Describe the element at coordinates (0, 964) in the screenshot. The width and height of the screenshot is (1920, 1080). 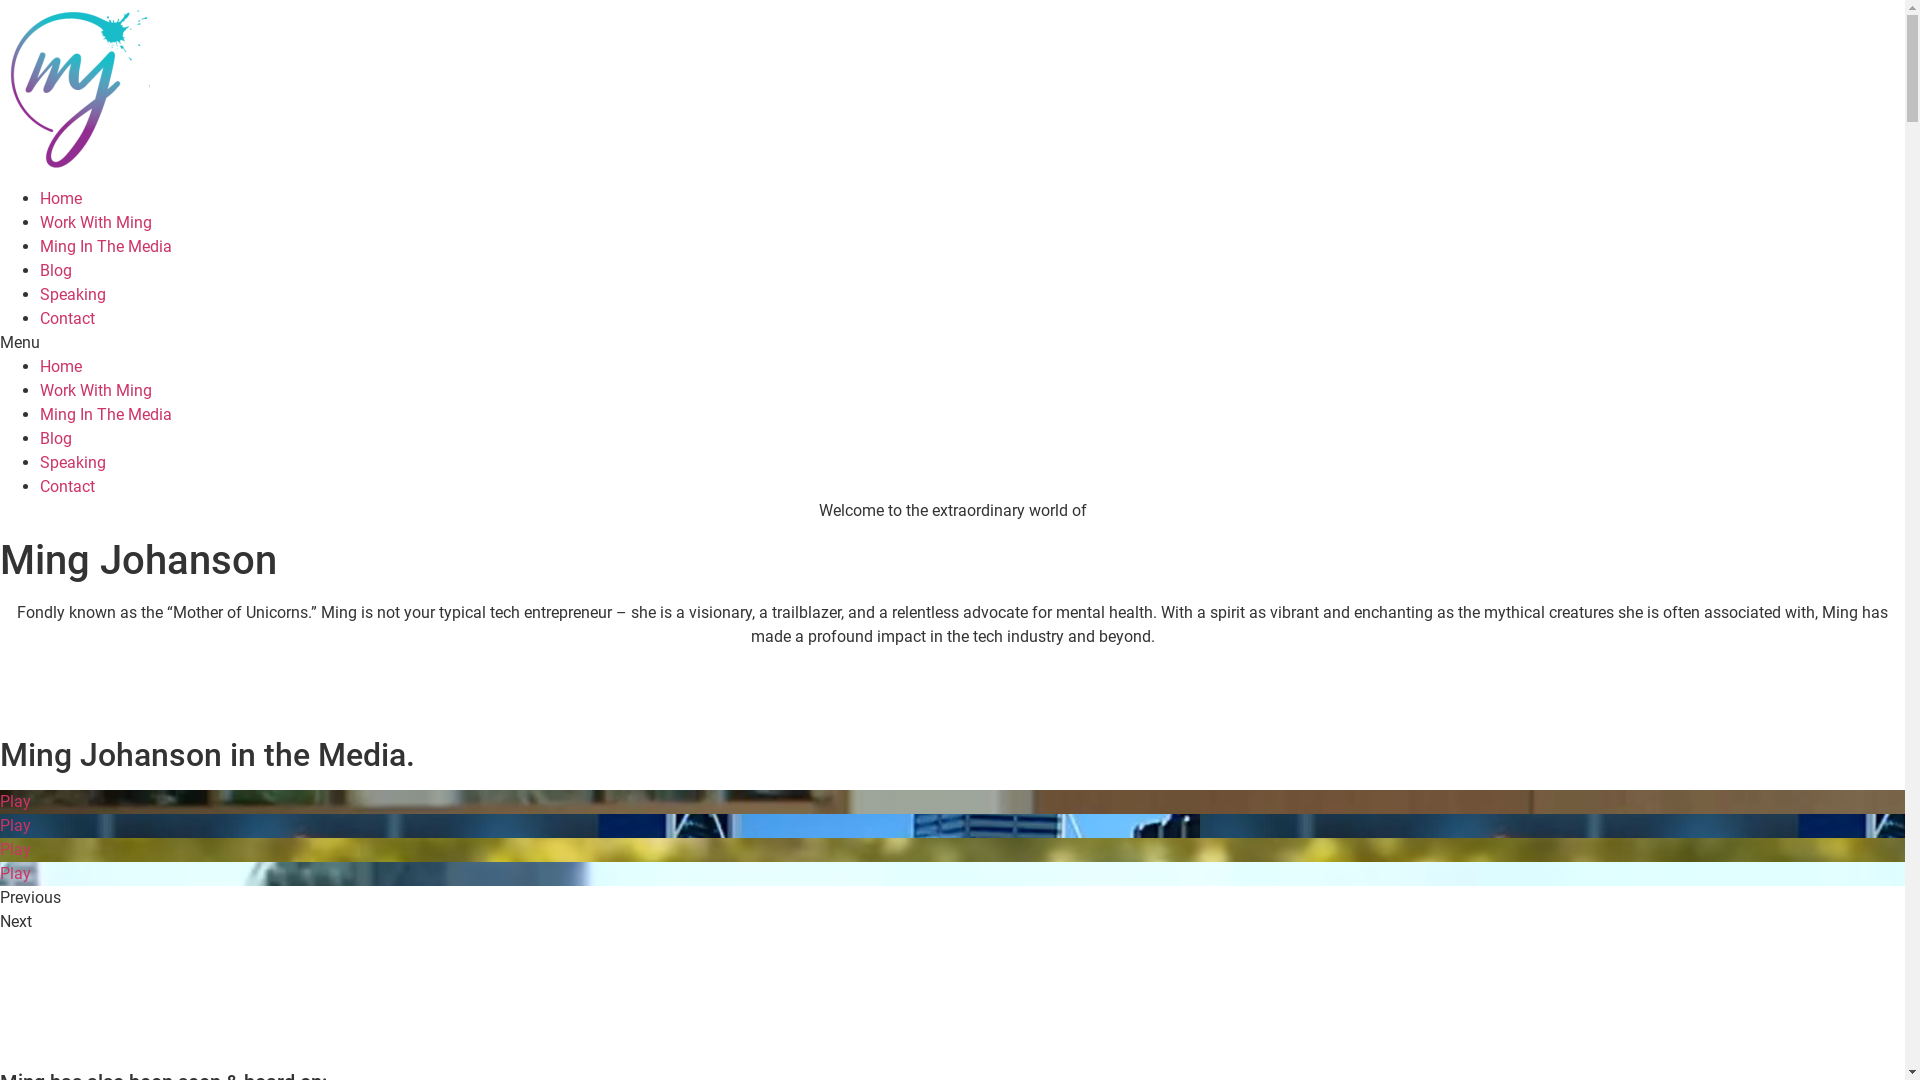
I see `'Watch More of Ming In The Media'` at that location.